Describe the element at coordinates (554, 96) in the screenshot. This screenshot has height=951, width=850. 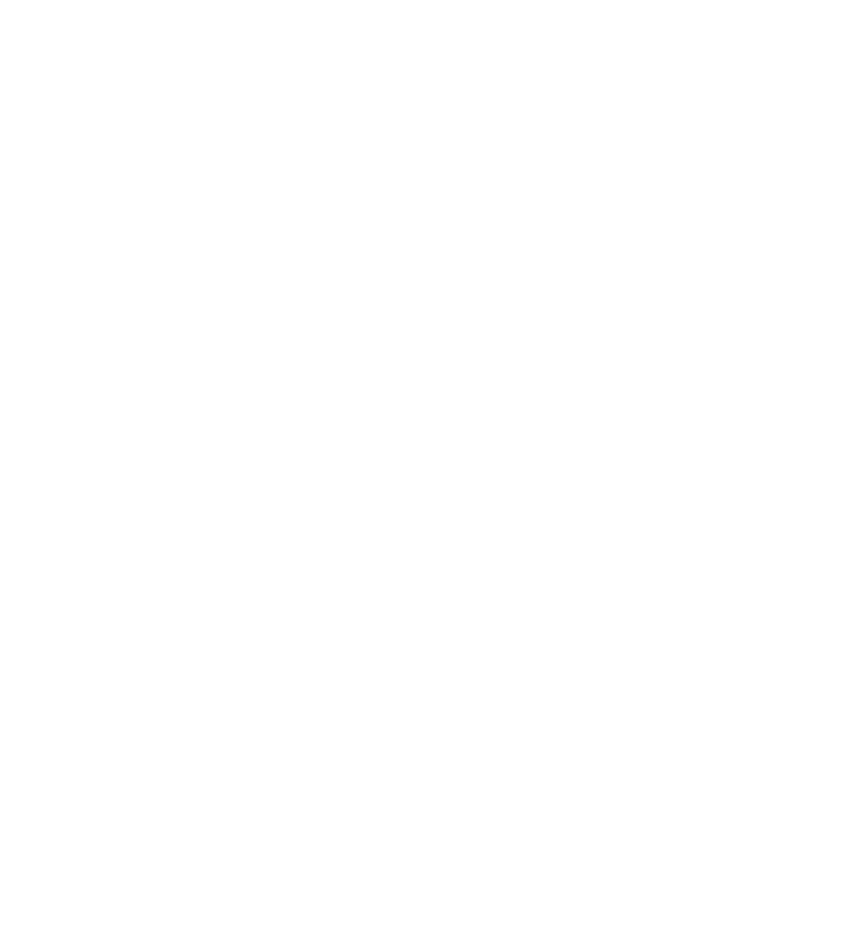
I see `'How to Deploy Zero Trust for Remote Workforce Security'` at that location.